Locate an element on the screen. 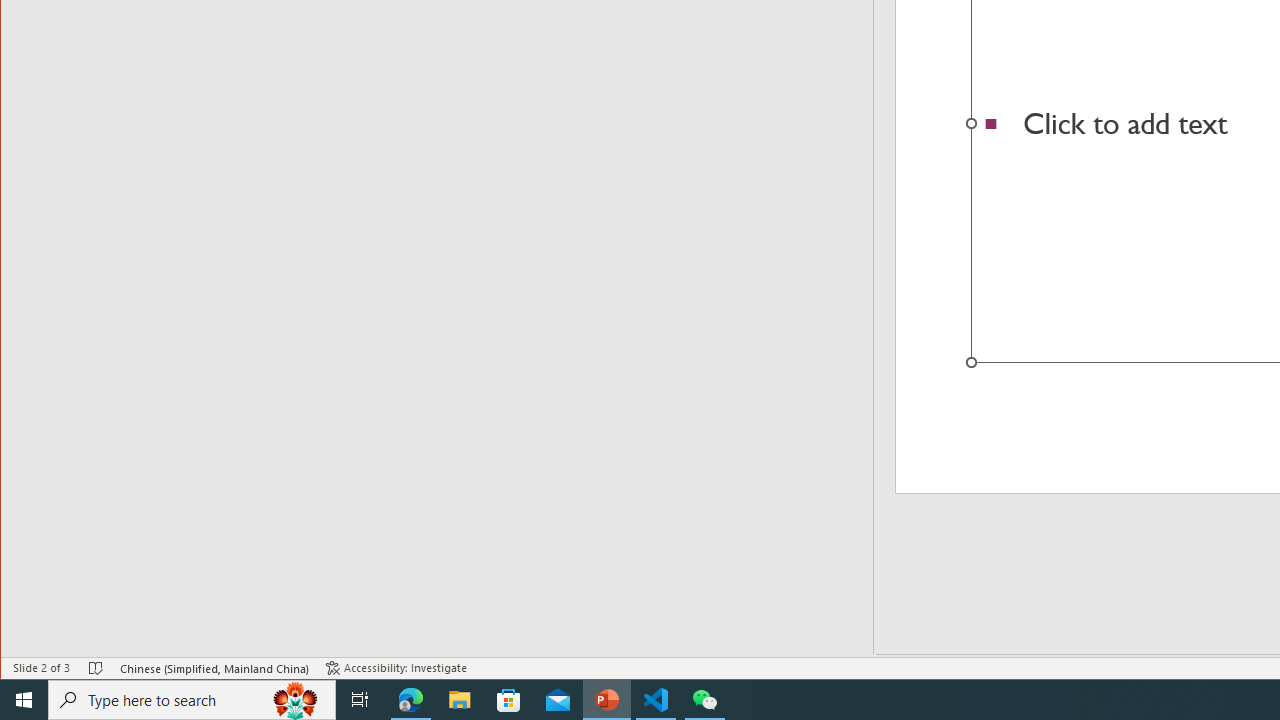 This screenshot has height=720, width=1280. 'WeChat - 1 running window' is located at coordinates (705, 698).